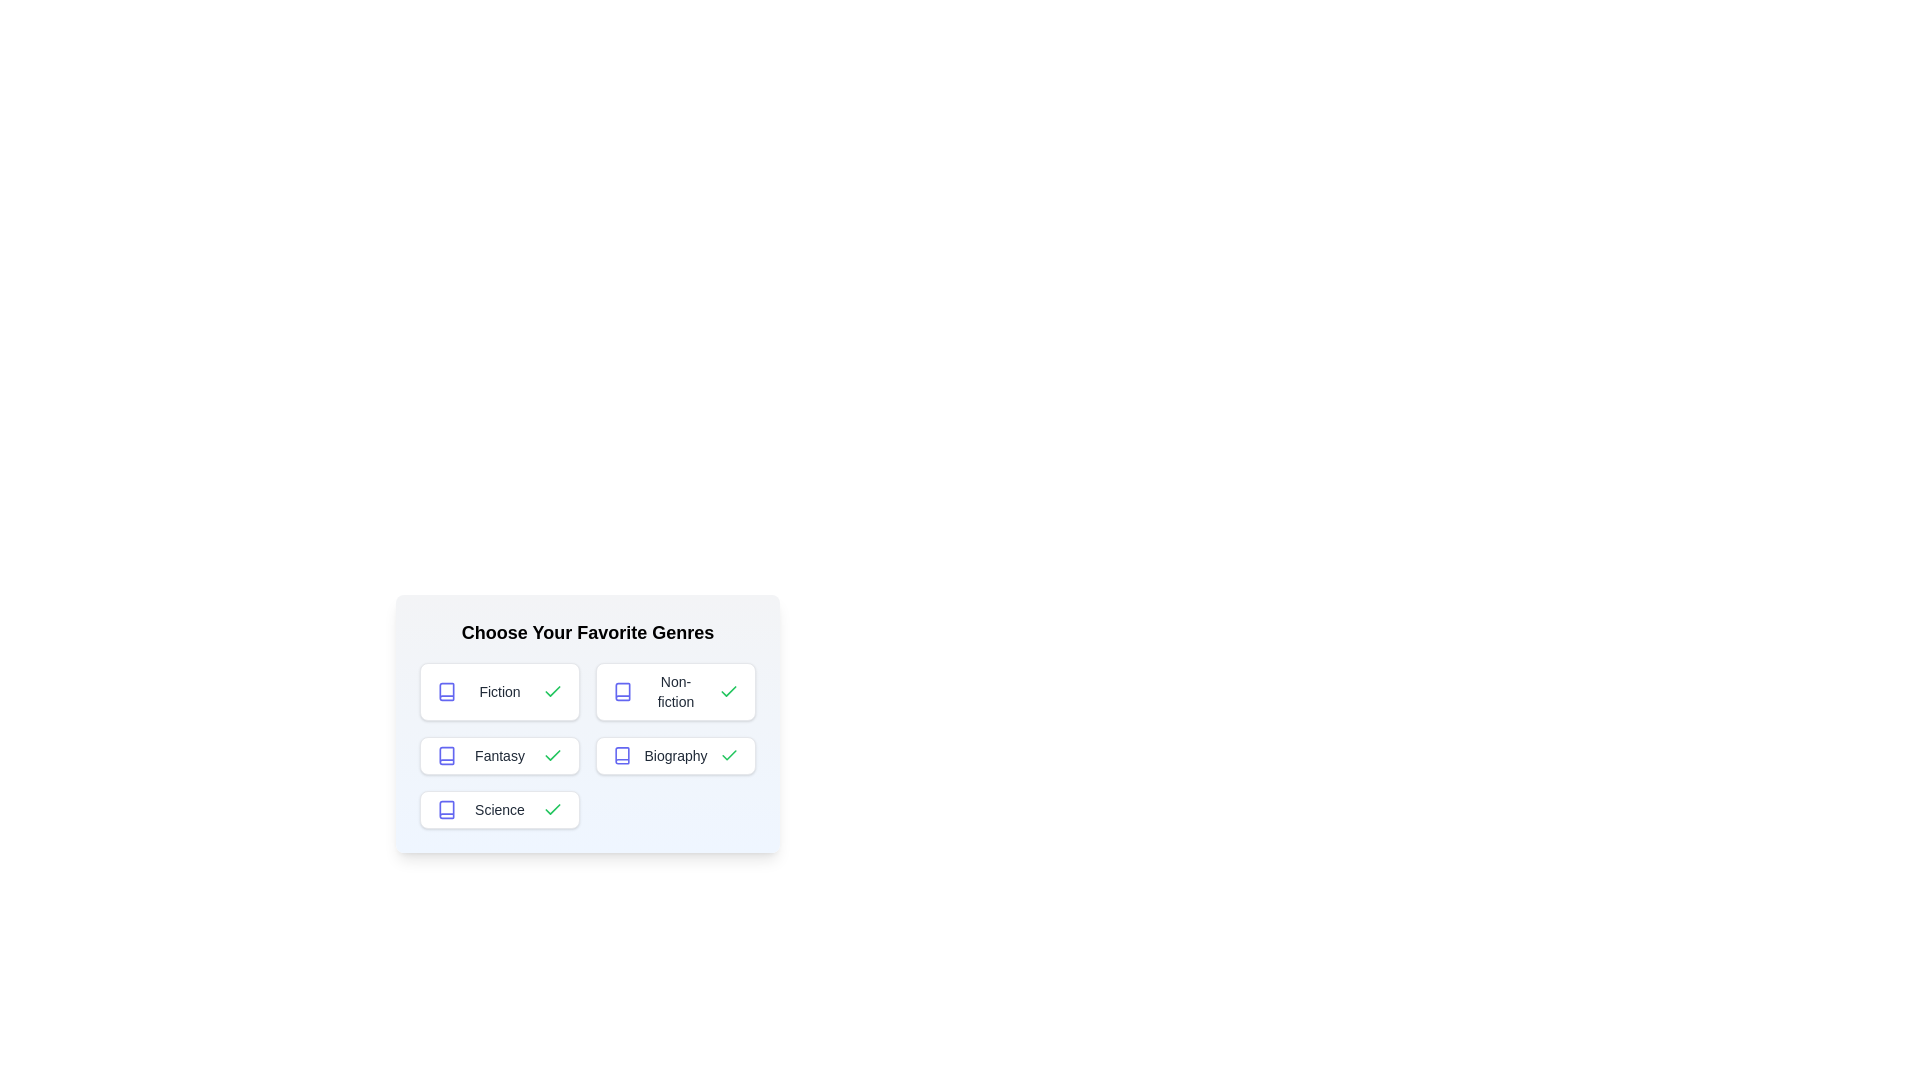 The width and height of the screenshot is (1920, 1080). What do you see at coordinates (499, 756) in the screenshot?
I see `the genre button labeled Fantasy to toggle its selection` at bounding box center [499, 756].